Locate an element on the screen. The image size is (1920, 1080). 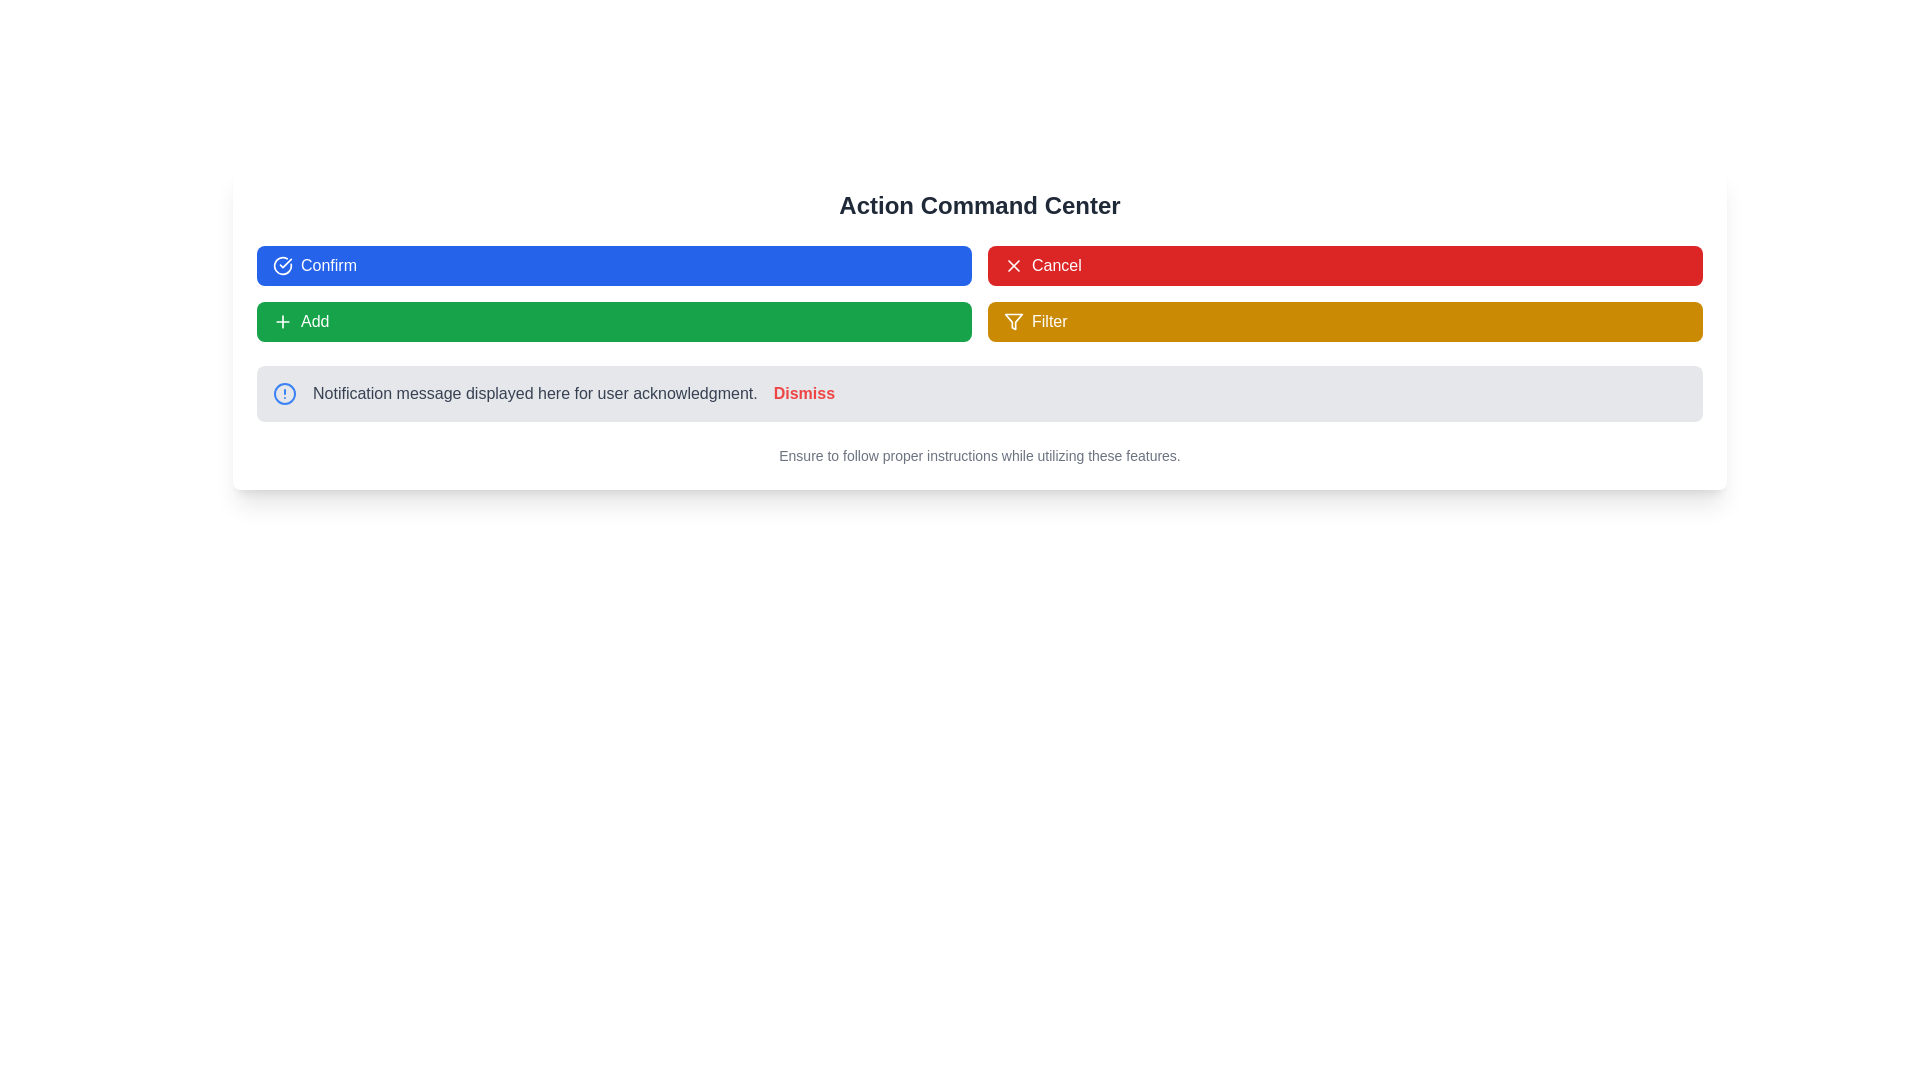
the 'Cancel' button which is a red rectangular button with the label 'Cancel' displayed in white color, located on the right side within a horizontal button bar is located at coordinates (1055, 265).